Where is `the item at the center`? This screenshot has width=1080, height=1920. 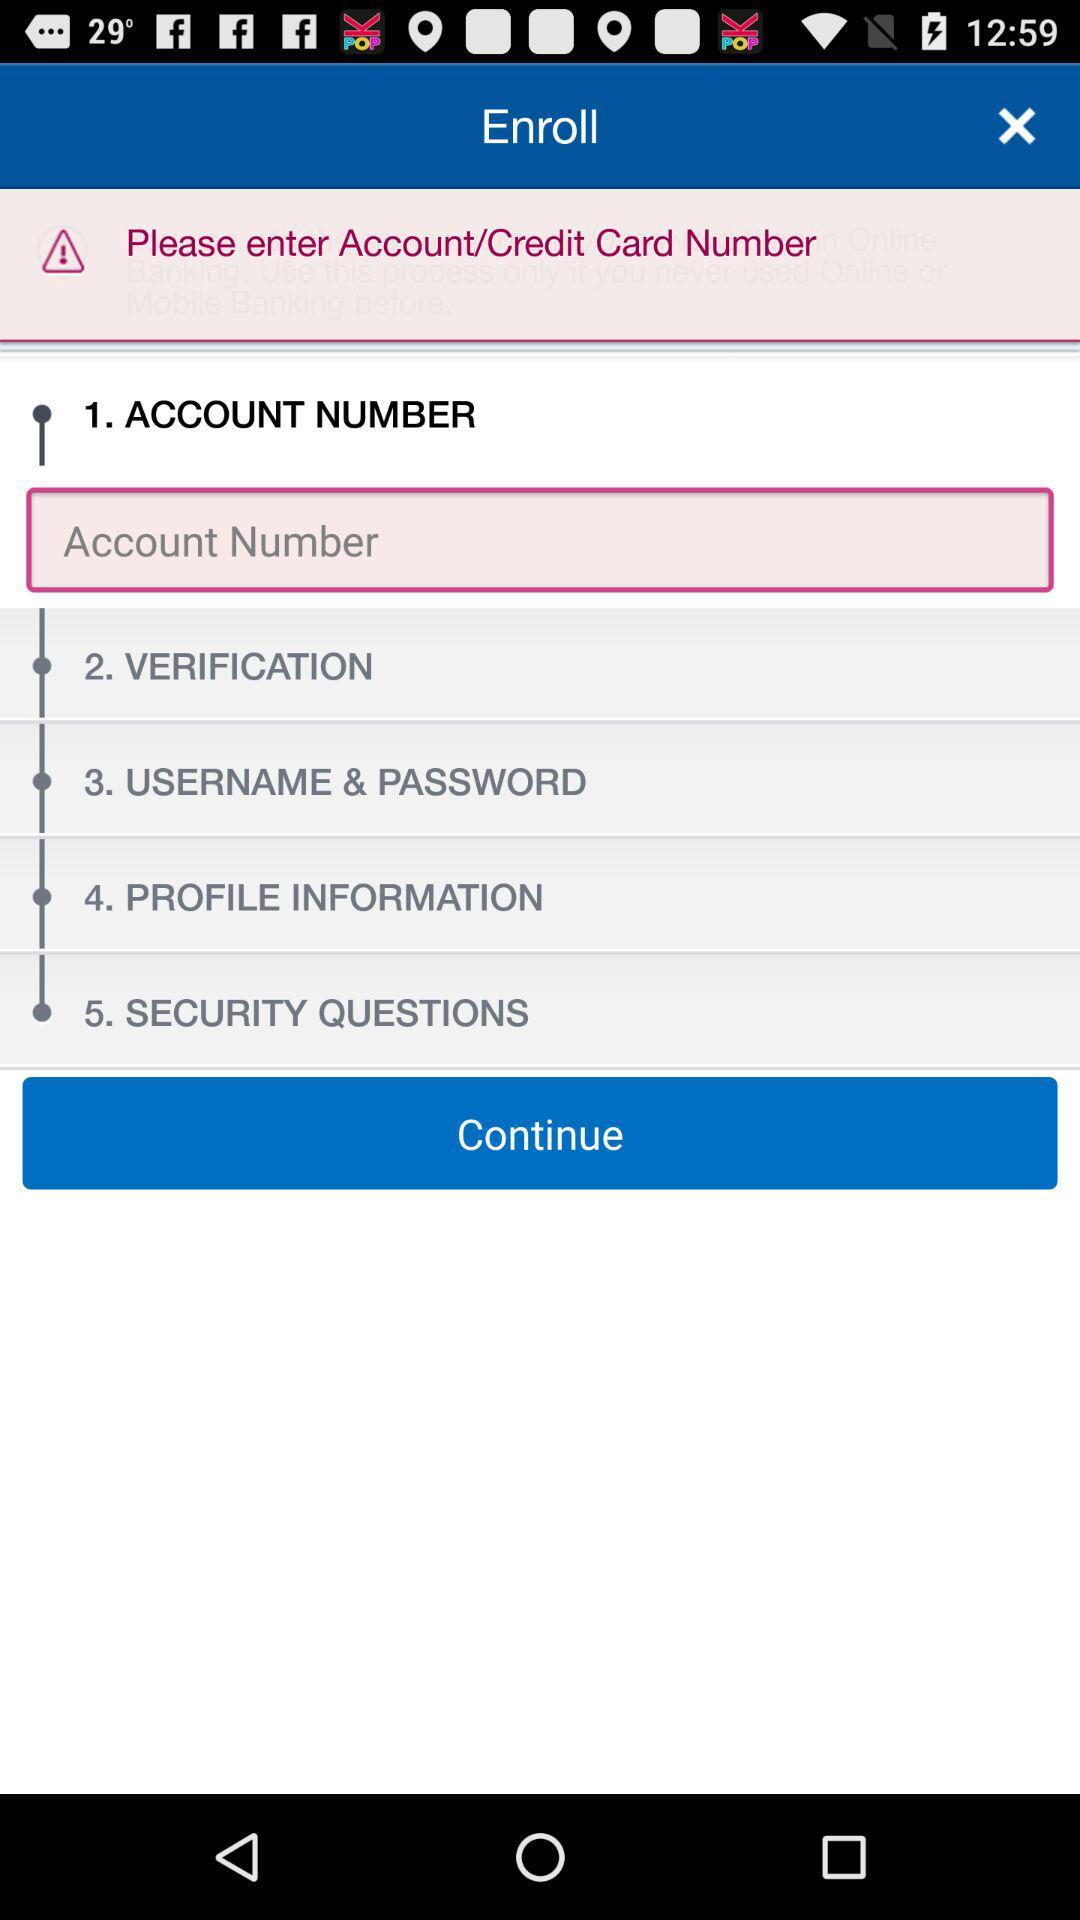 the item at the center is located at coordinates (540, 1133).